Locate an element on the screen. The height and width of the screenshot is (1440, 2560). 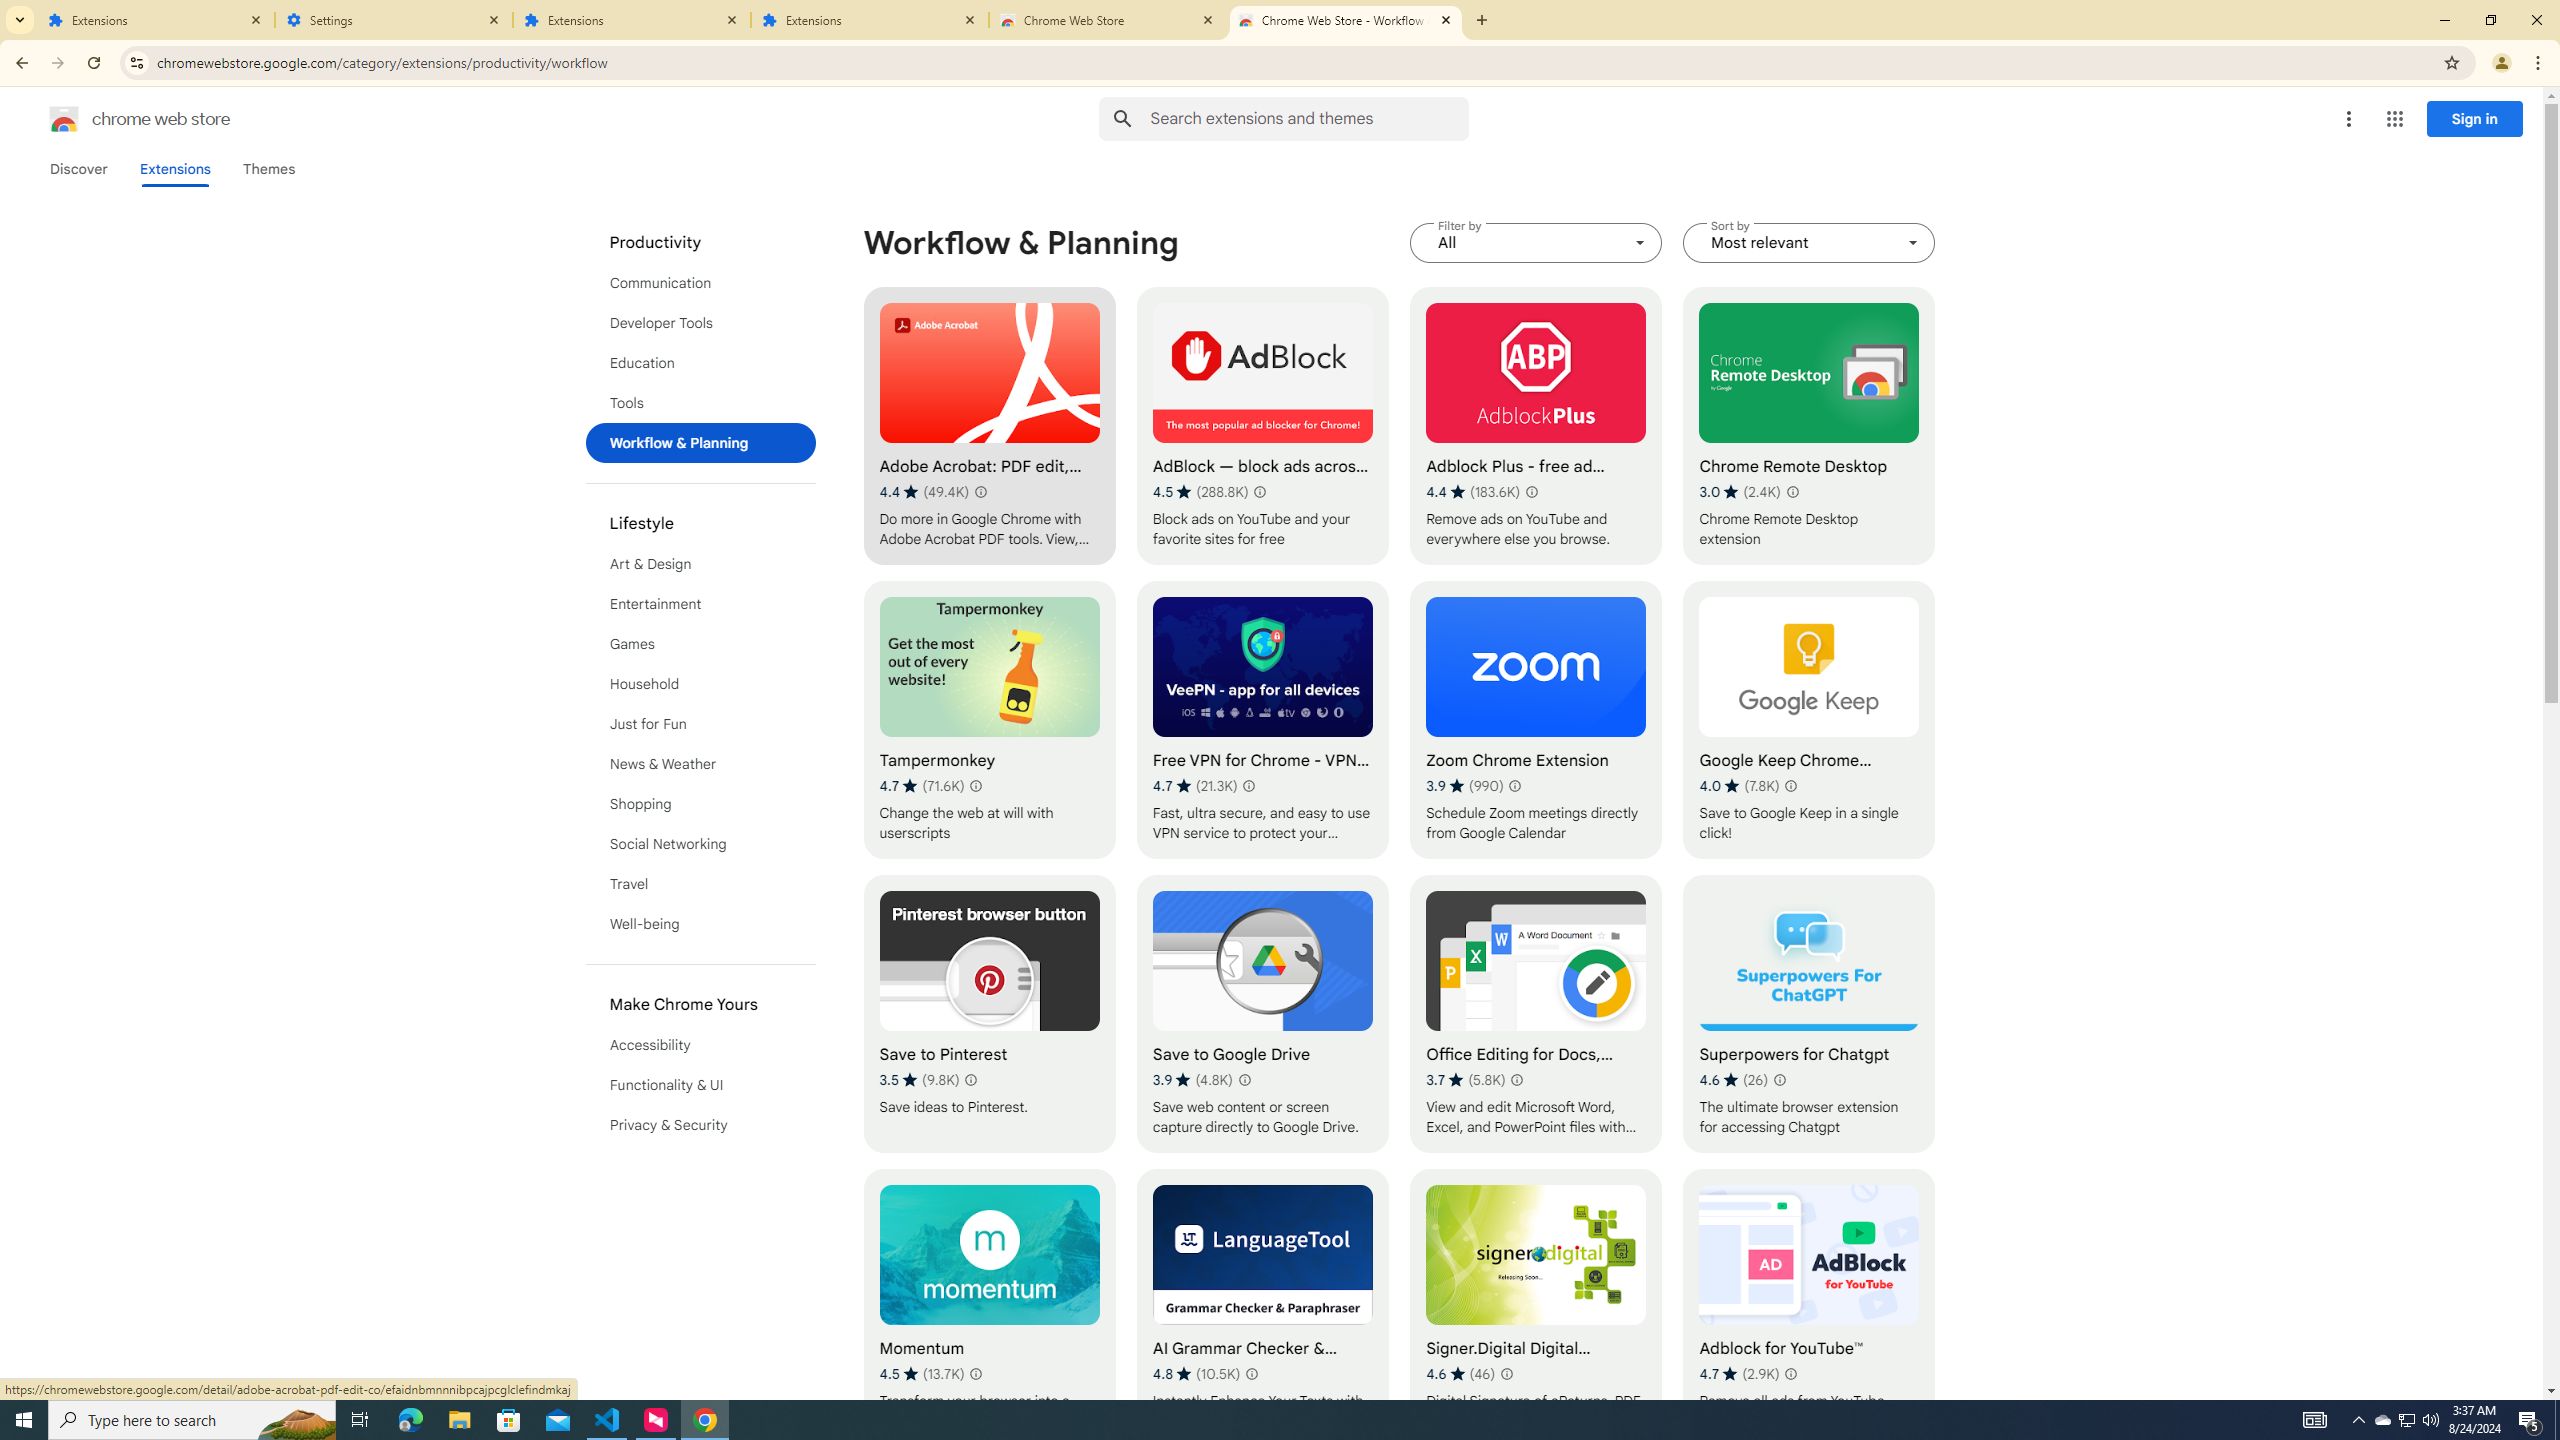
'Themes' is located at coordinates (268, 168).